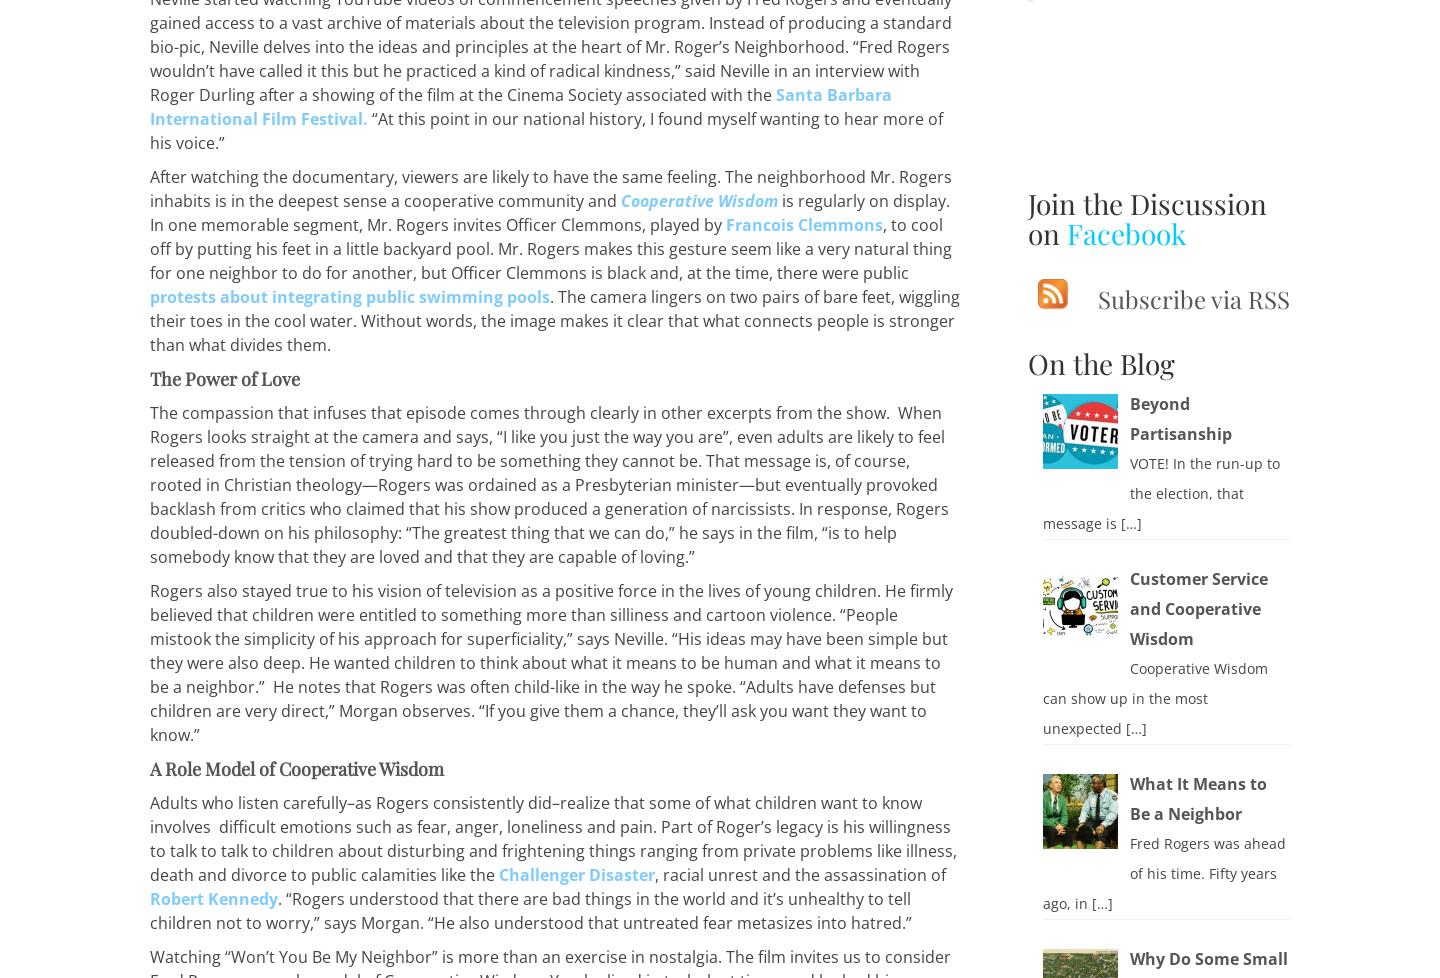  Describe the element at coordinates (1041, 697) in the screenshot. I see `'Cooperative Wisdom can show up in the most unexpected  […]'` at that location.